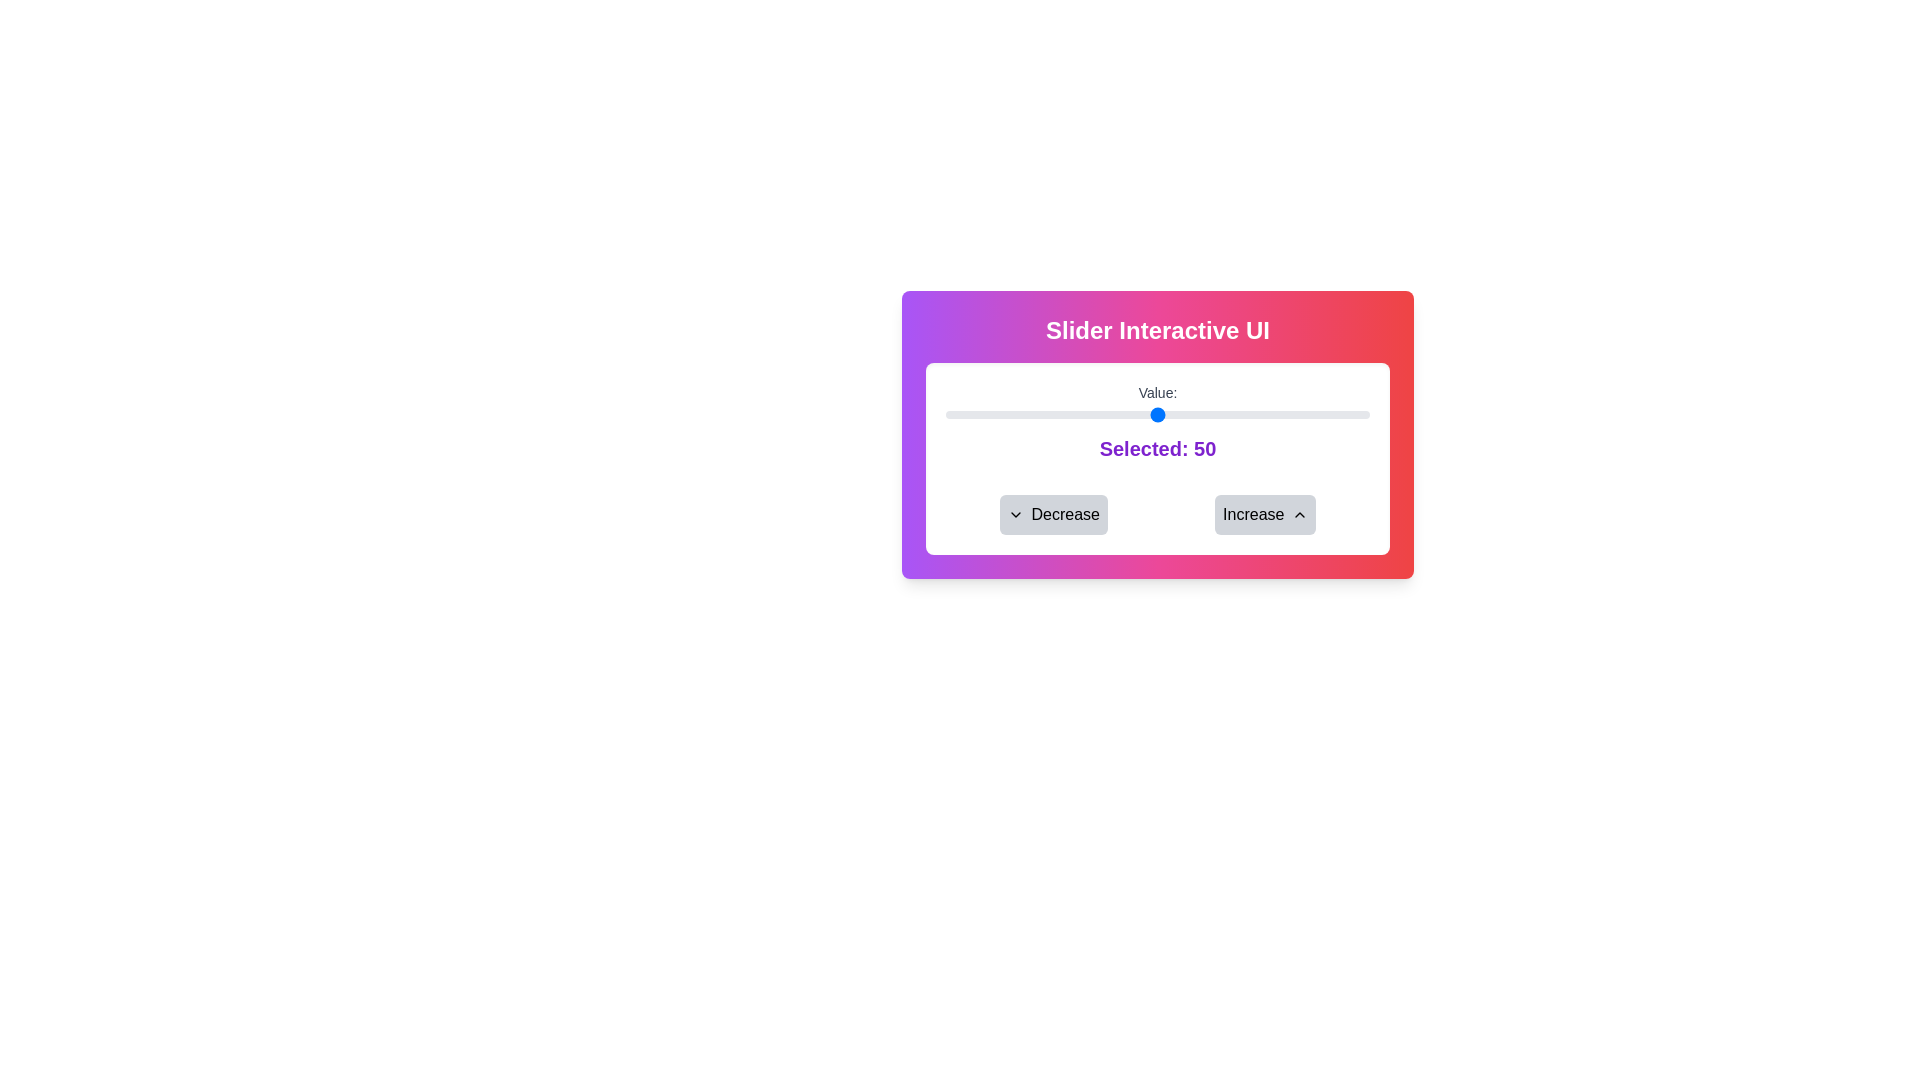 This screenshot has width=1920, height=1080. Describe the element at coordinates (1250, 414) in the screenshot. I see `slider value` at that location.